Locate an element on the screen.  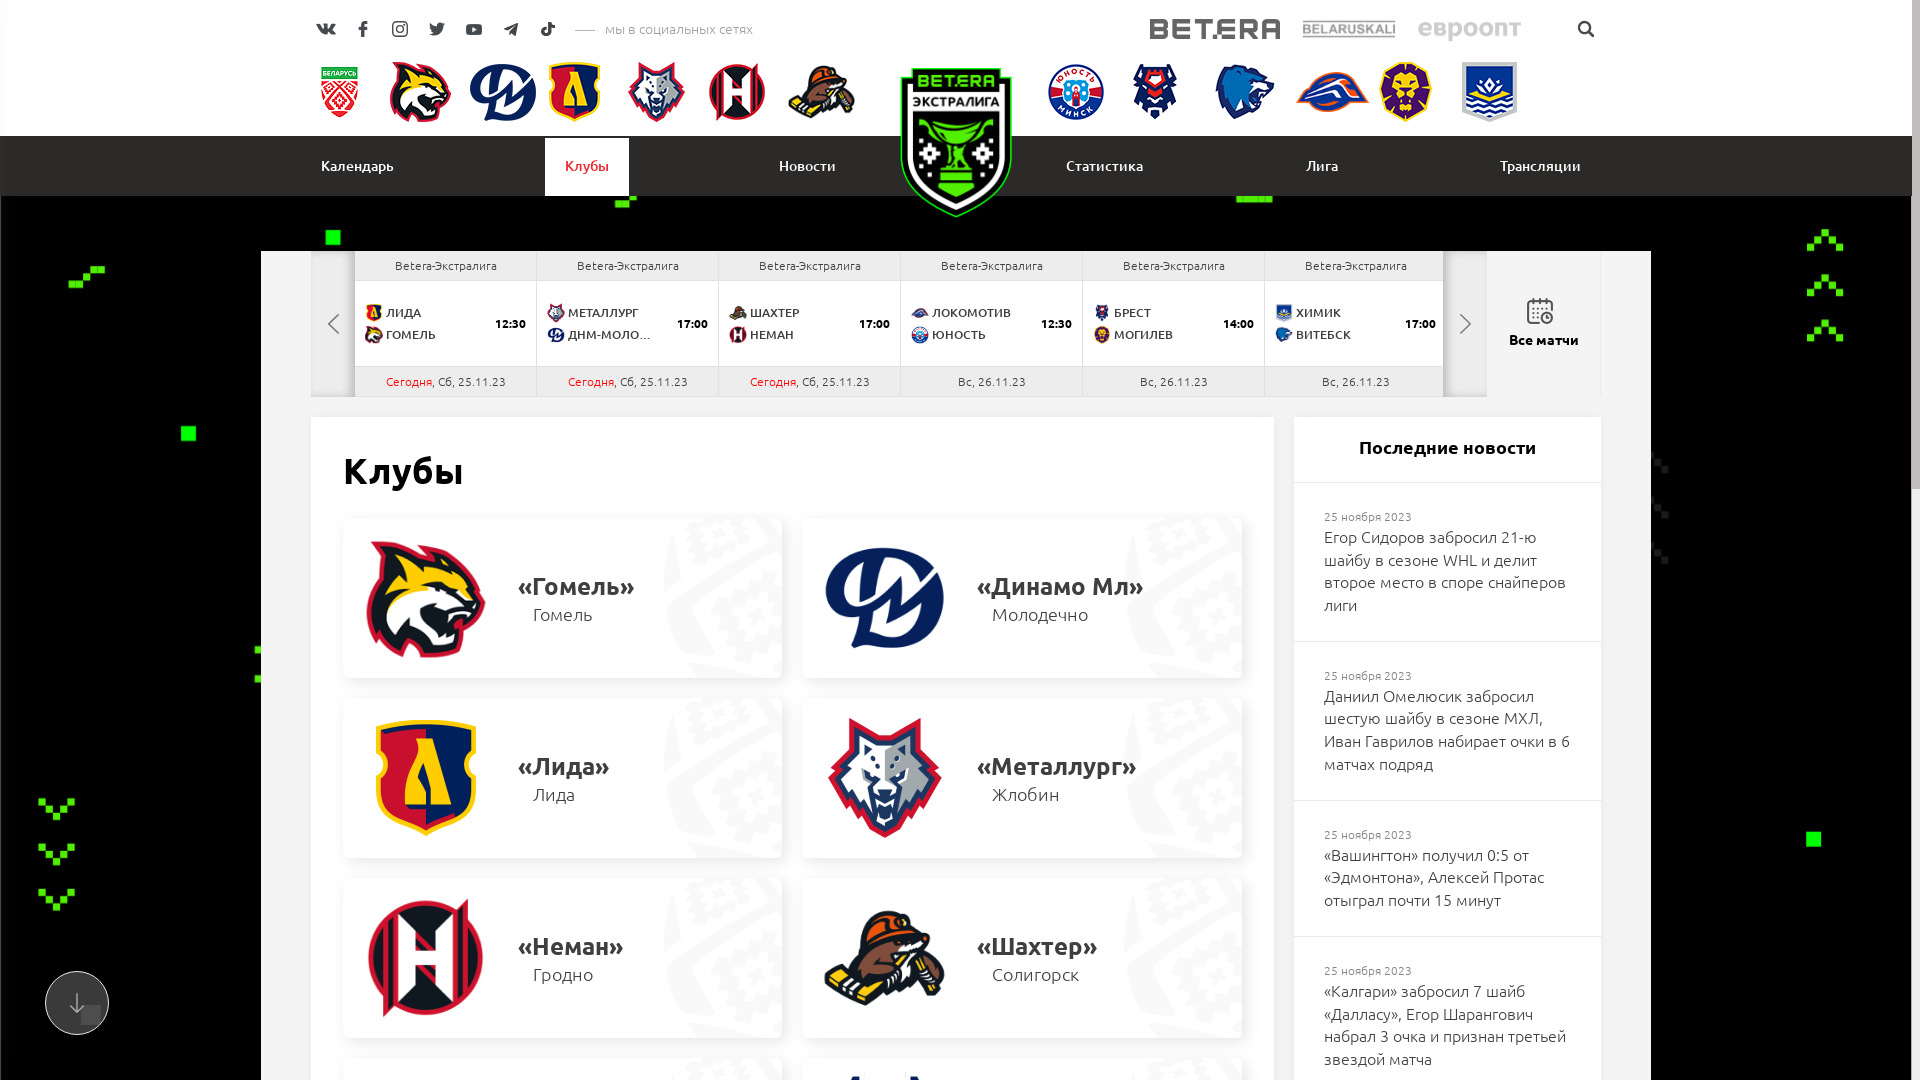
'PREVIOUS' is located at coordinates (310, 323).